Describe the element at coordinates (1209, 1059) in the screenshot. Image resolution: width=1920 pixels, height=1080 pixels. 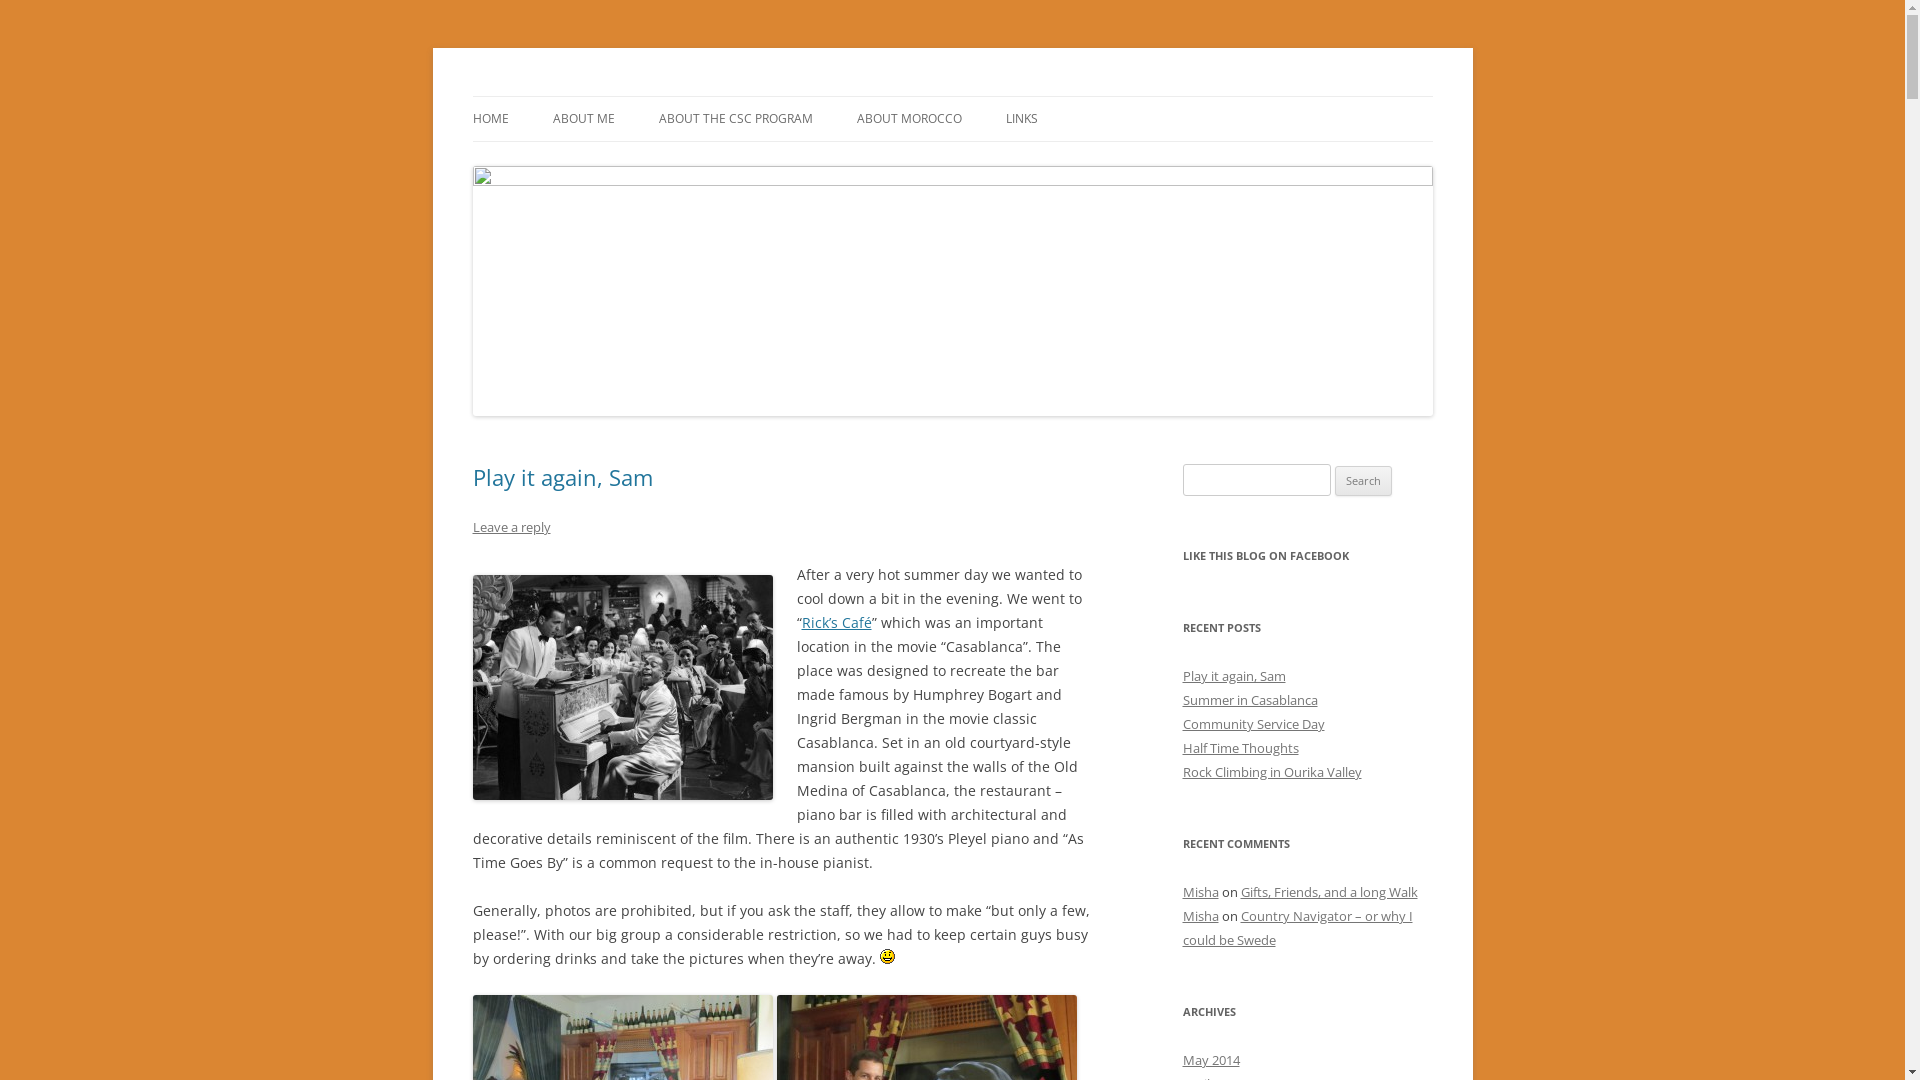
I see `'May 2014'` at that location.